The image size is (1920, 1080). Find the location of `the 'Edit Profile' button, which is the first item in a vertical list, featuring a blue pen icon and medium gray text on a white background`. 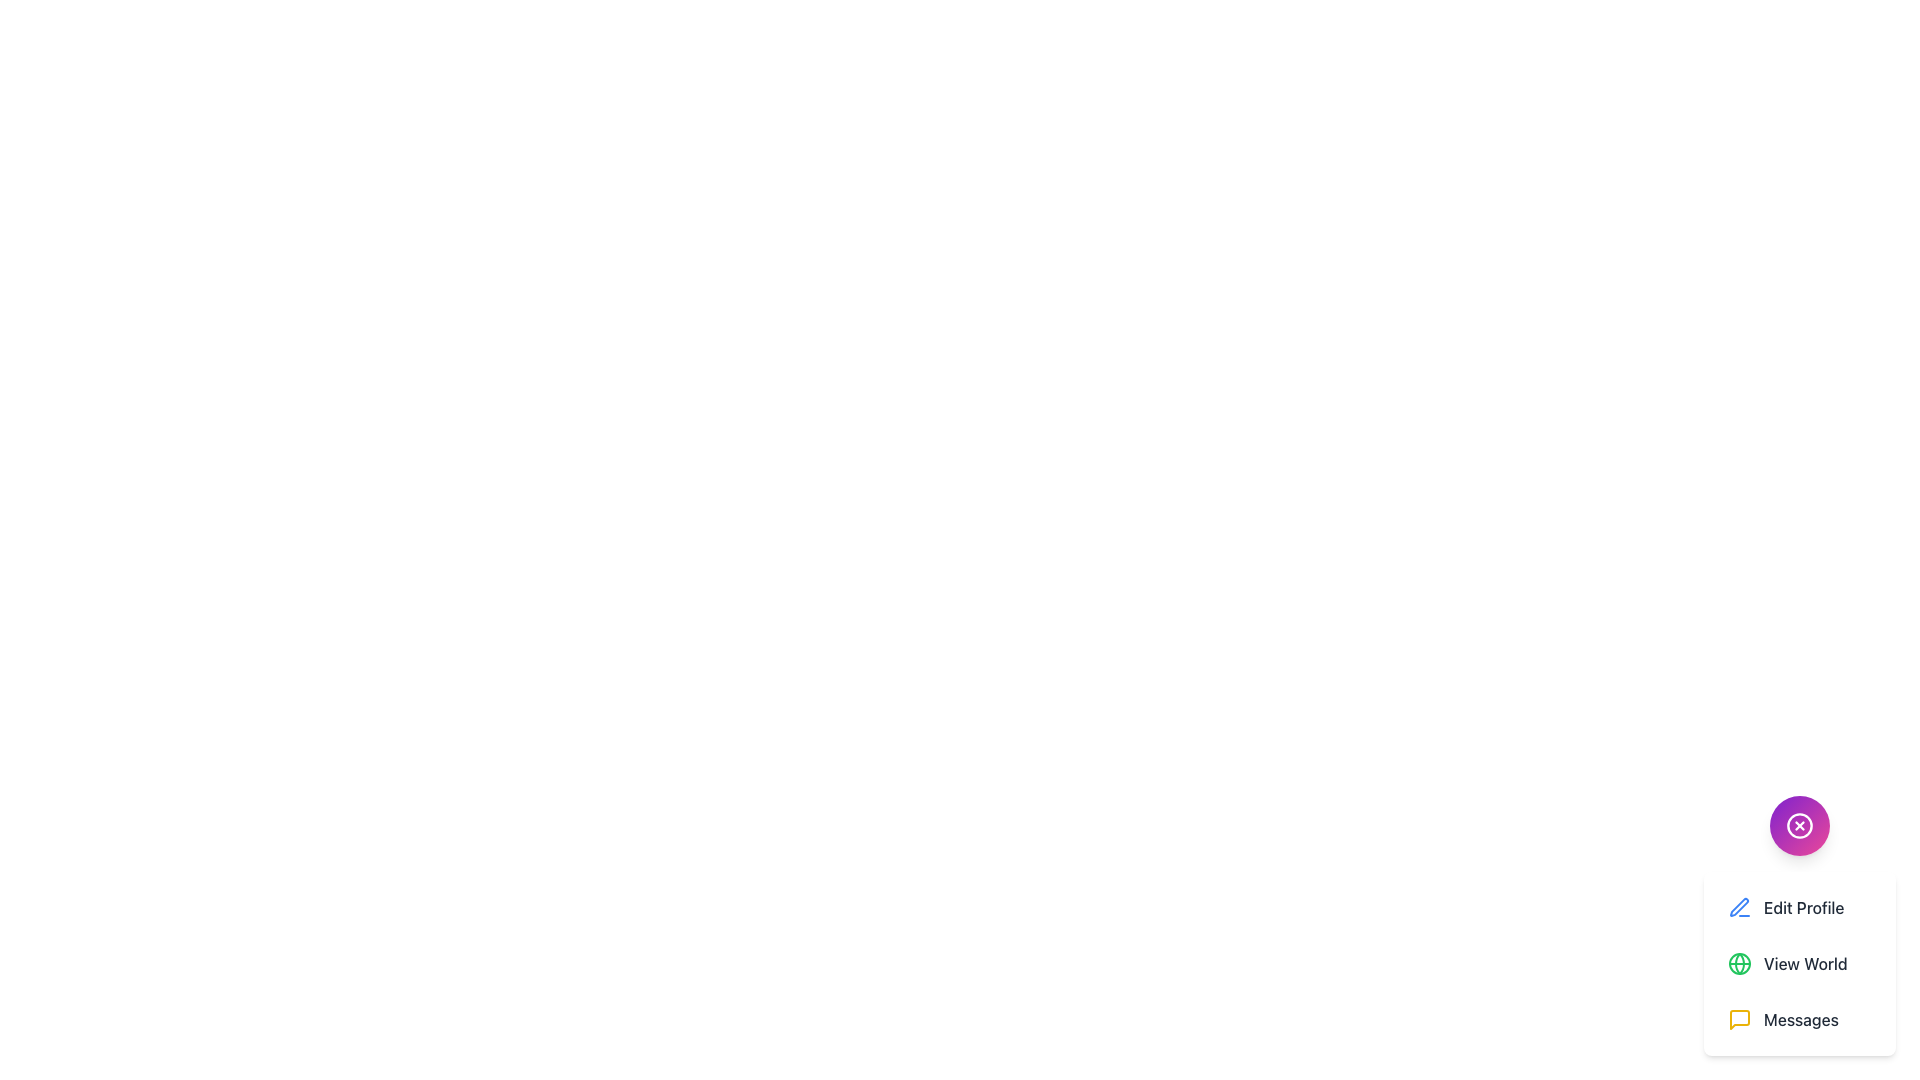

the 'Edit Profile' button, which is the first item in a vertical list, featuring a blue pen icon and medium gray text on a white background is located at coordinates (1800, 907).